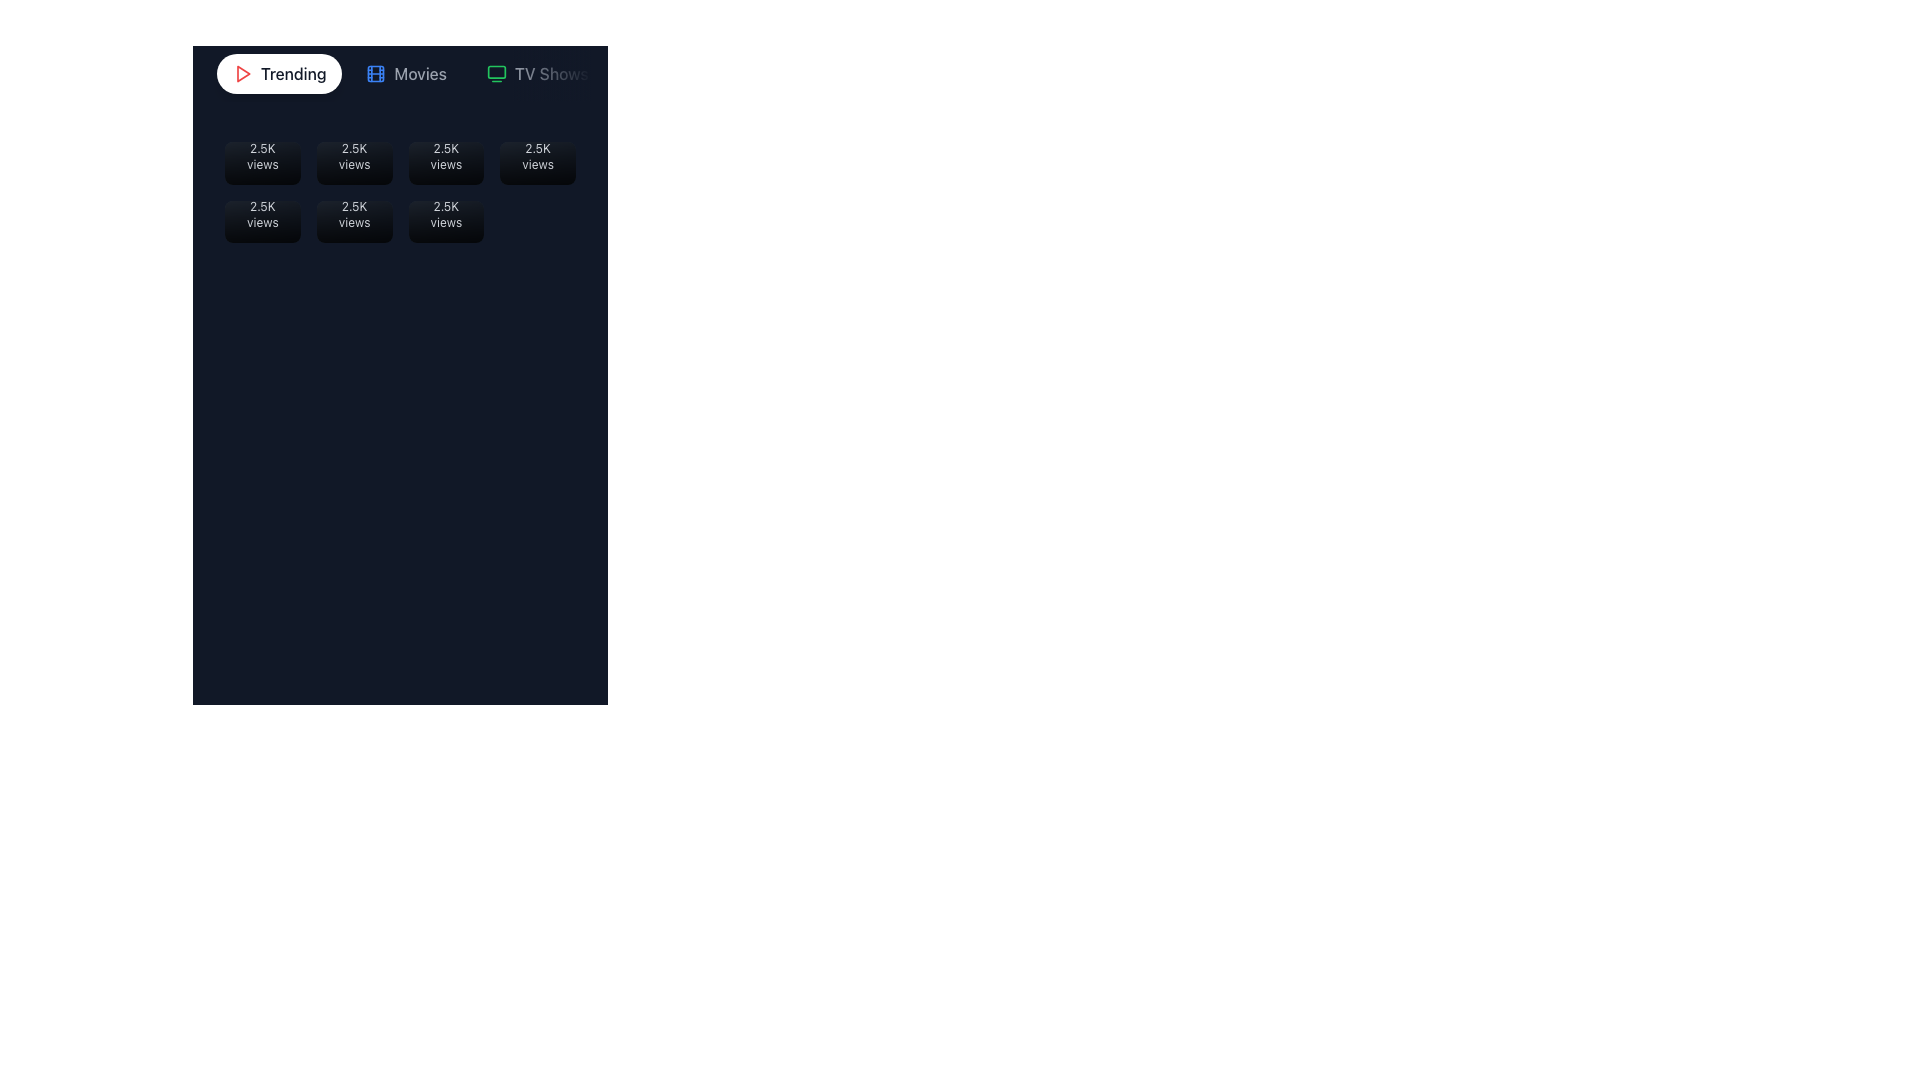 The height and width of the screenshot is (1080, 1920). Describe the element at coordinates (261, 215) in the screenshot. I see `the text label indicating the number of views associated with related content, located beneath 'Content Title 5' in the first row and left-most column of a 2x3 grid` at that location.